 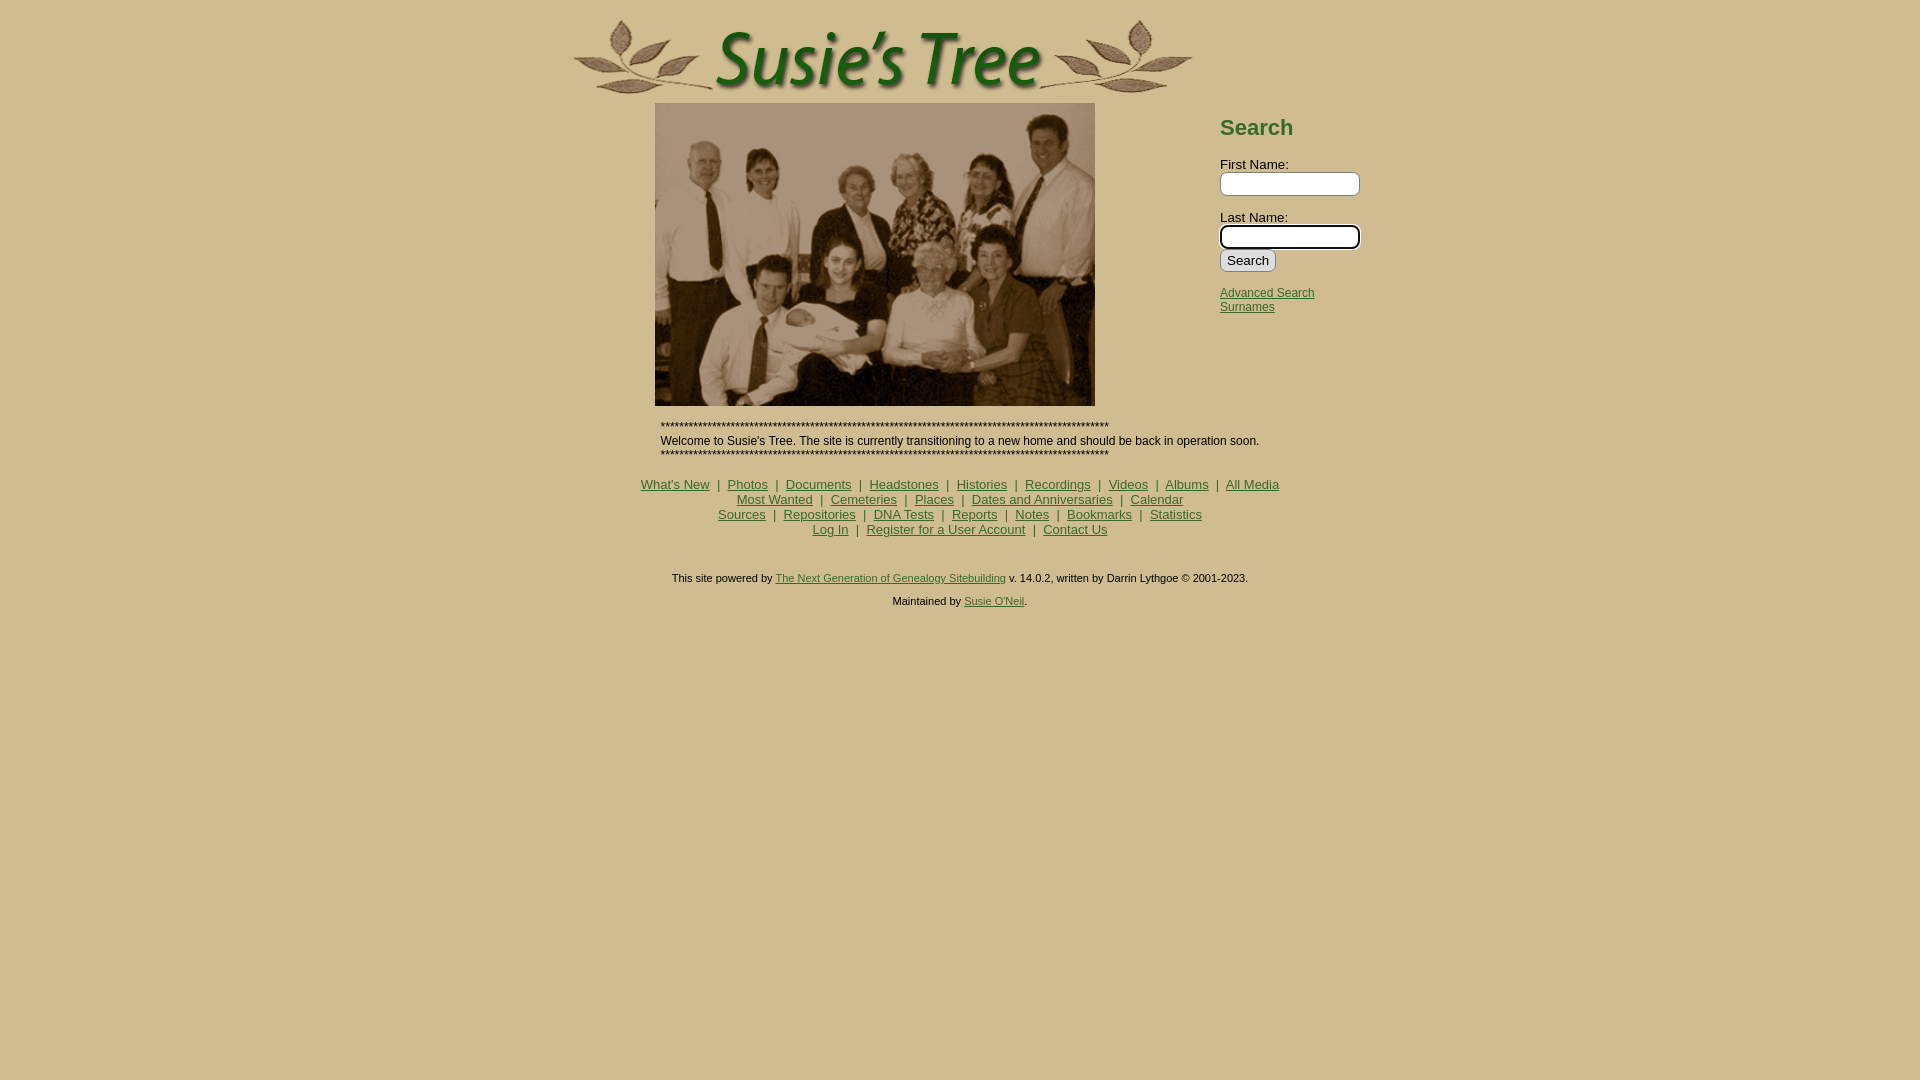 What do you see at coordinates (1128, 484) in the screenshot?
I see `'Videos'` at bounding box center [1128, 484].